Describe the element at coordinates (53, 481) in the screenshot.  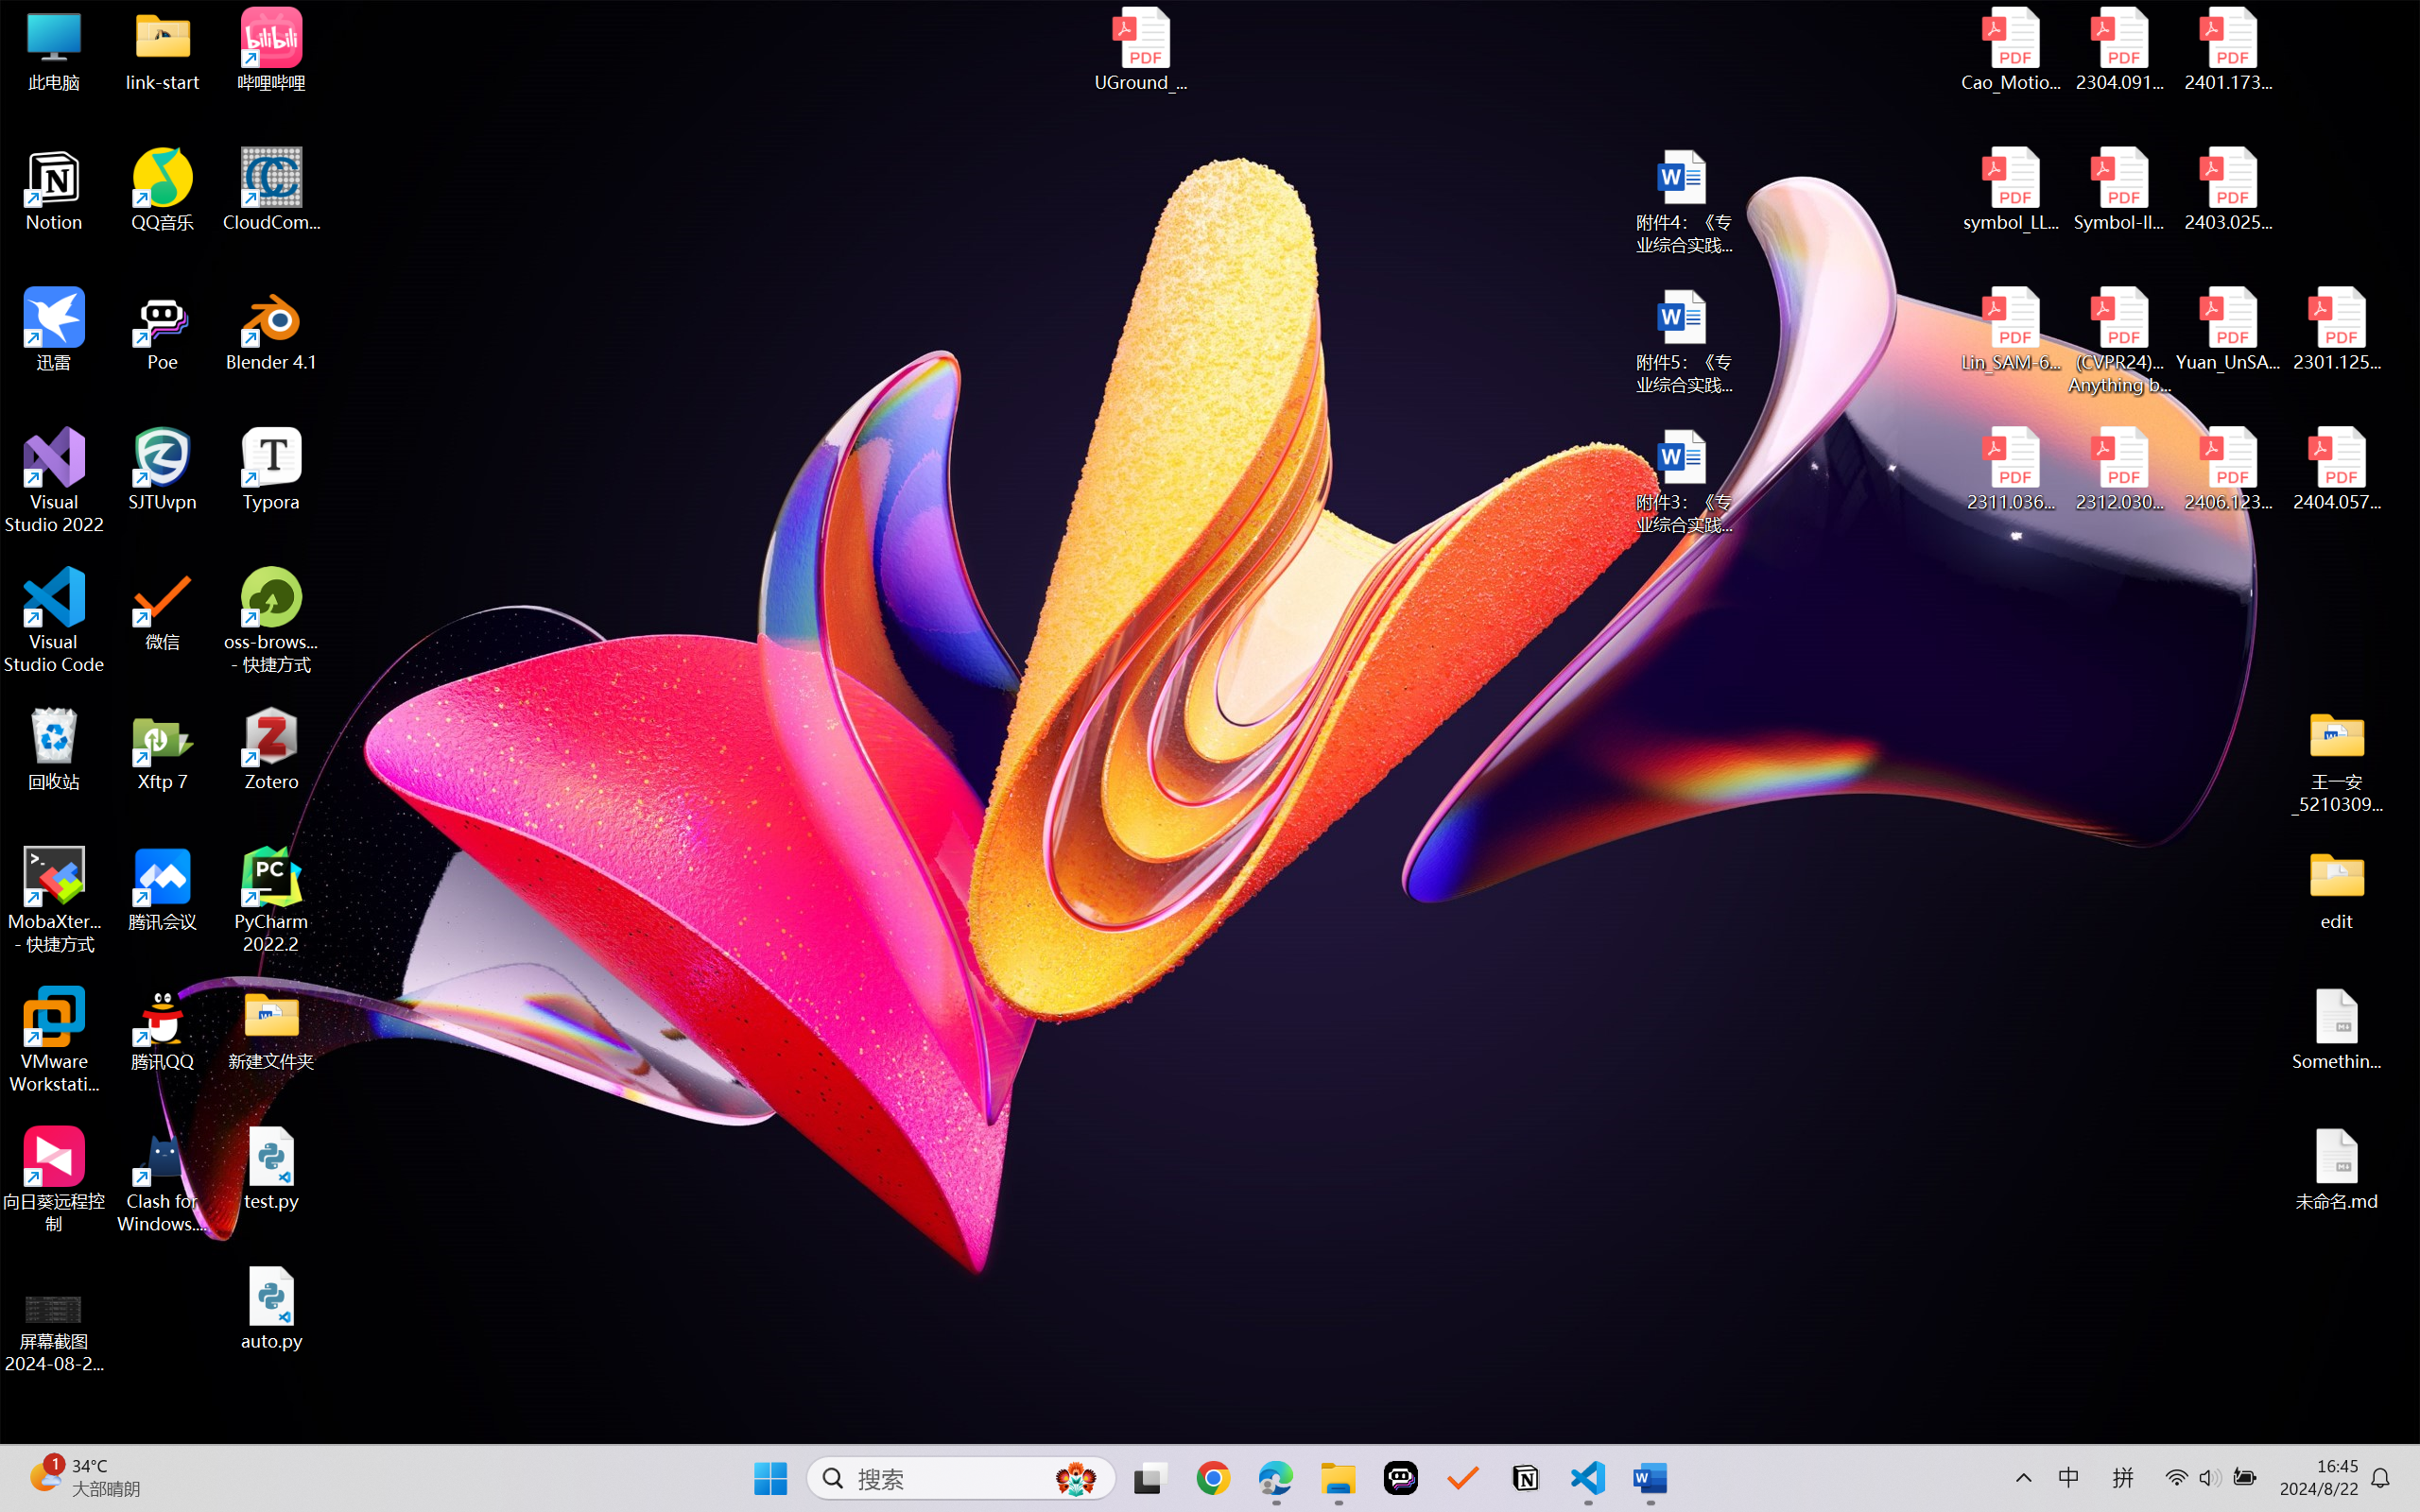
I see `'Visual Studio 2022'` at that location.